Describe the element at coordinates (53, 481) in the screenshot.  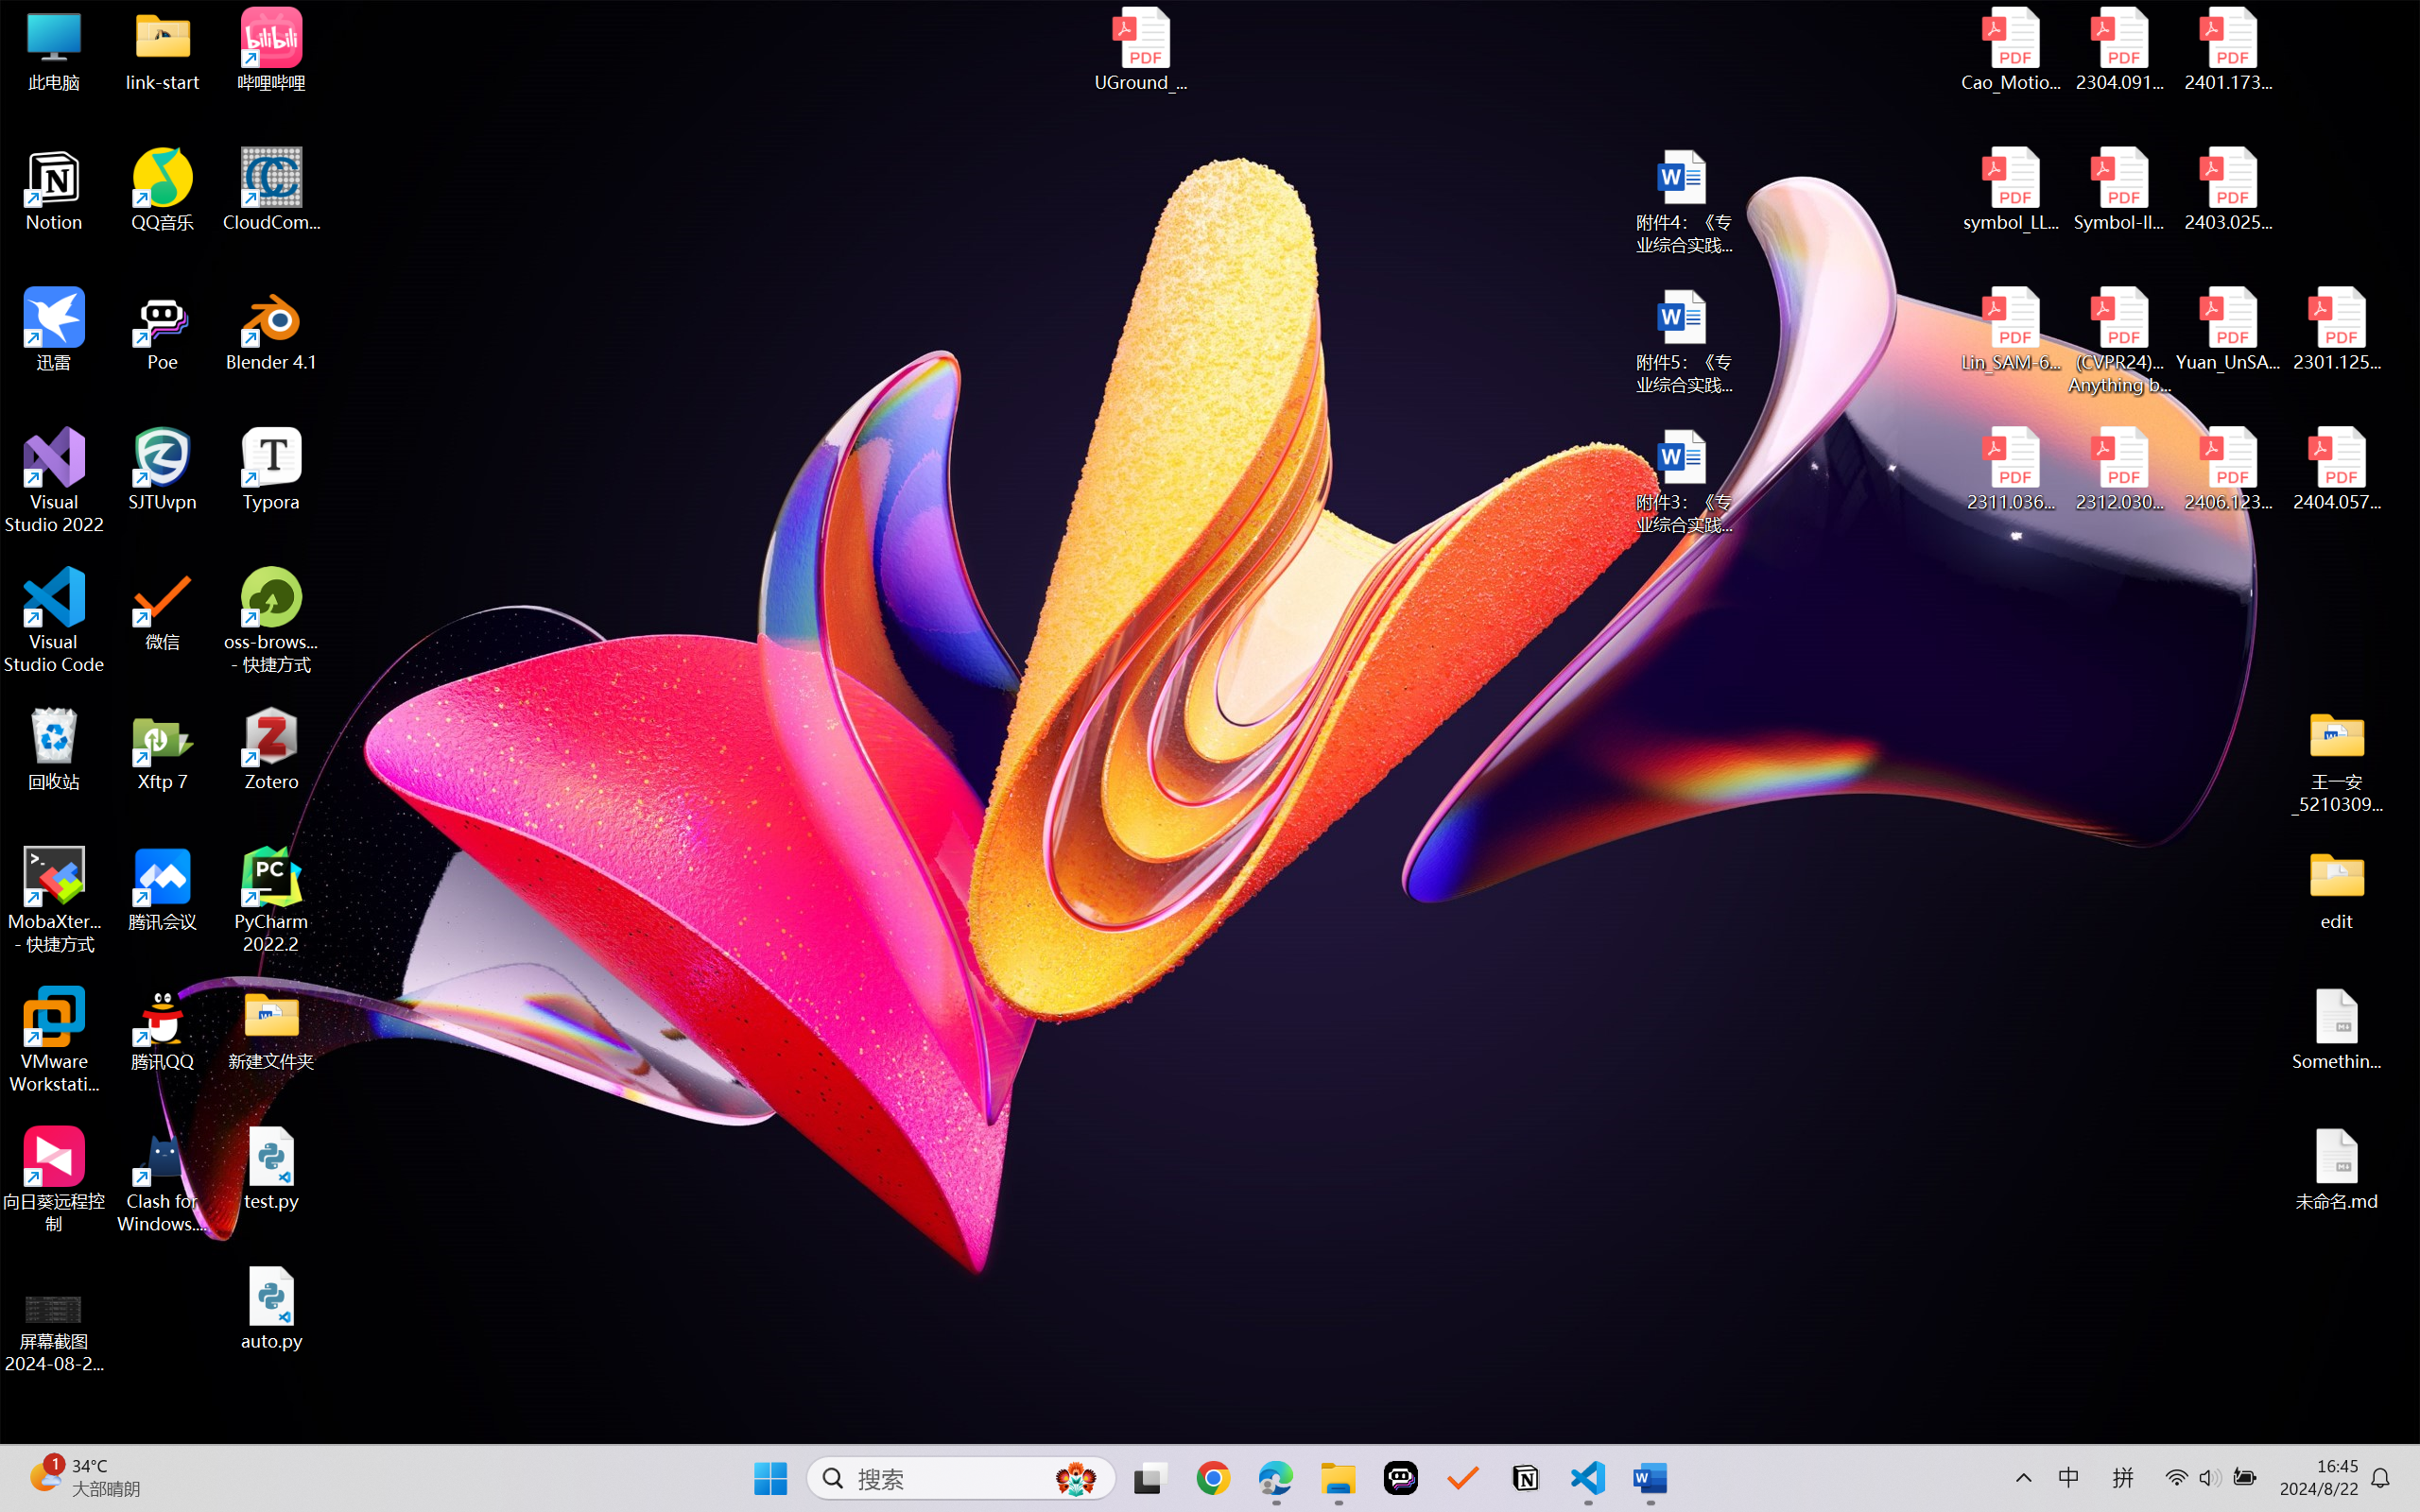
I see `'Visual Studio 2022'` at that location.